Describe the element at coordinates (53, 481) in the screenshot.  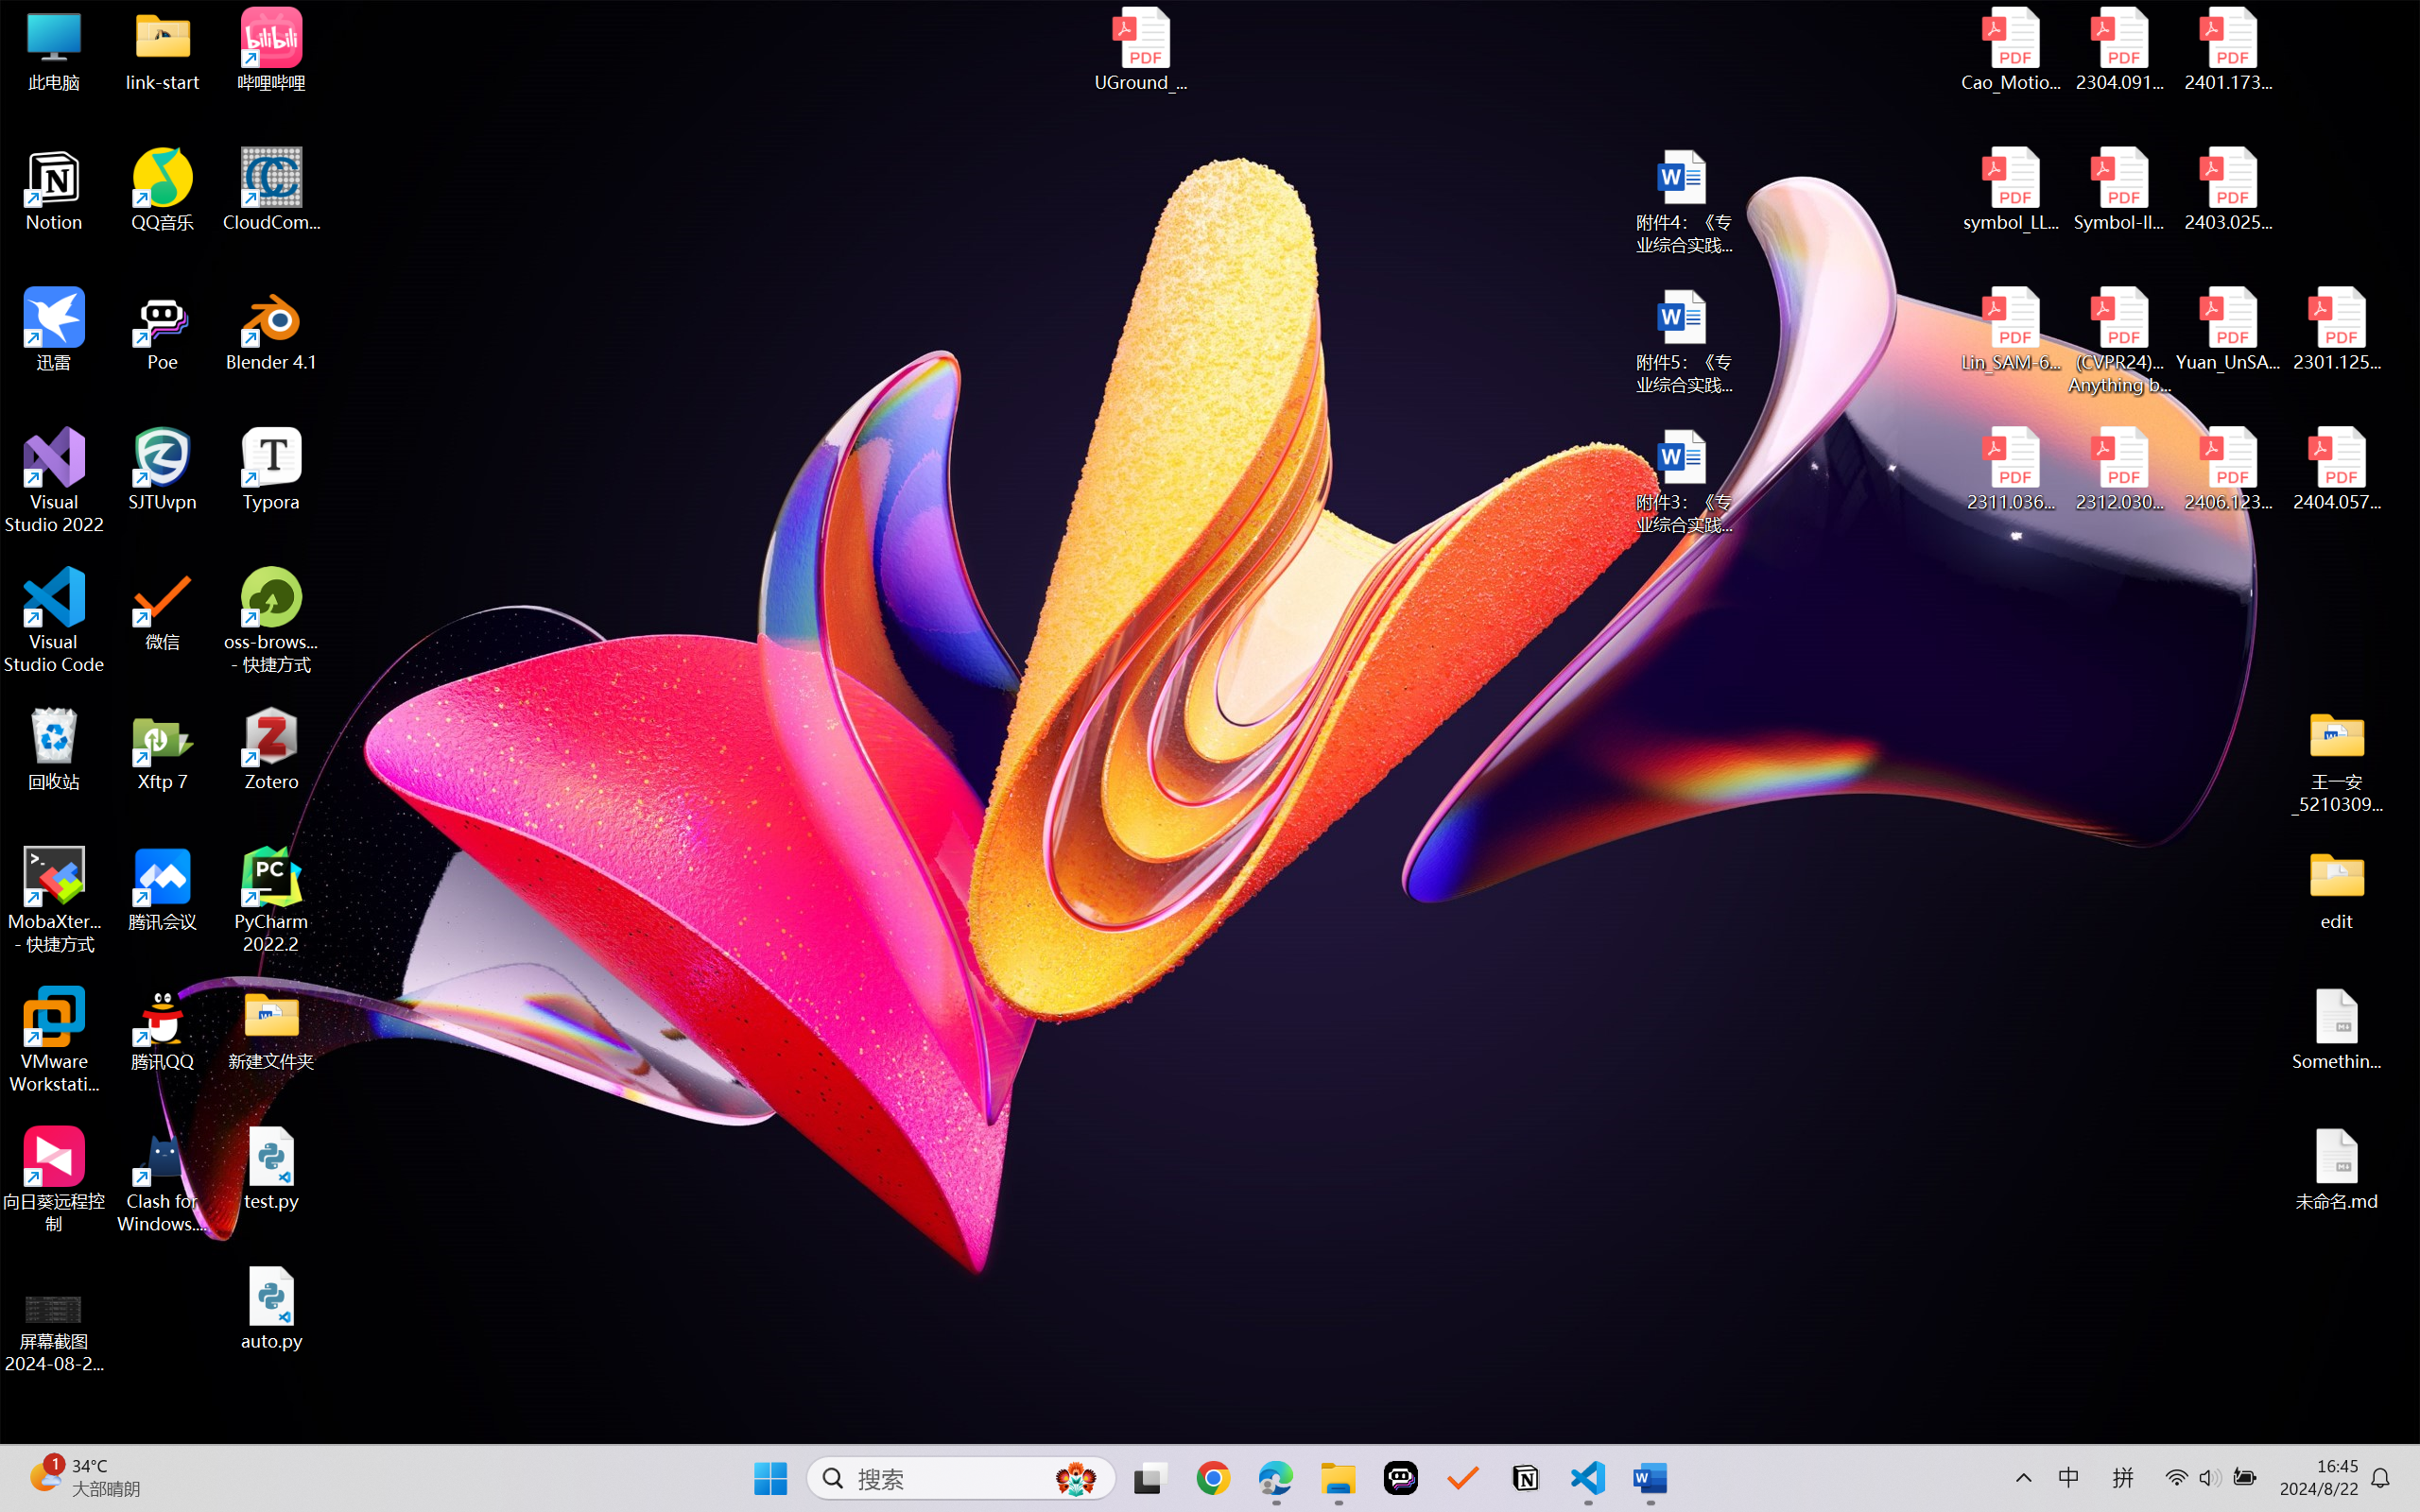
I see `'Visual Studio 2022'` at that location.